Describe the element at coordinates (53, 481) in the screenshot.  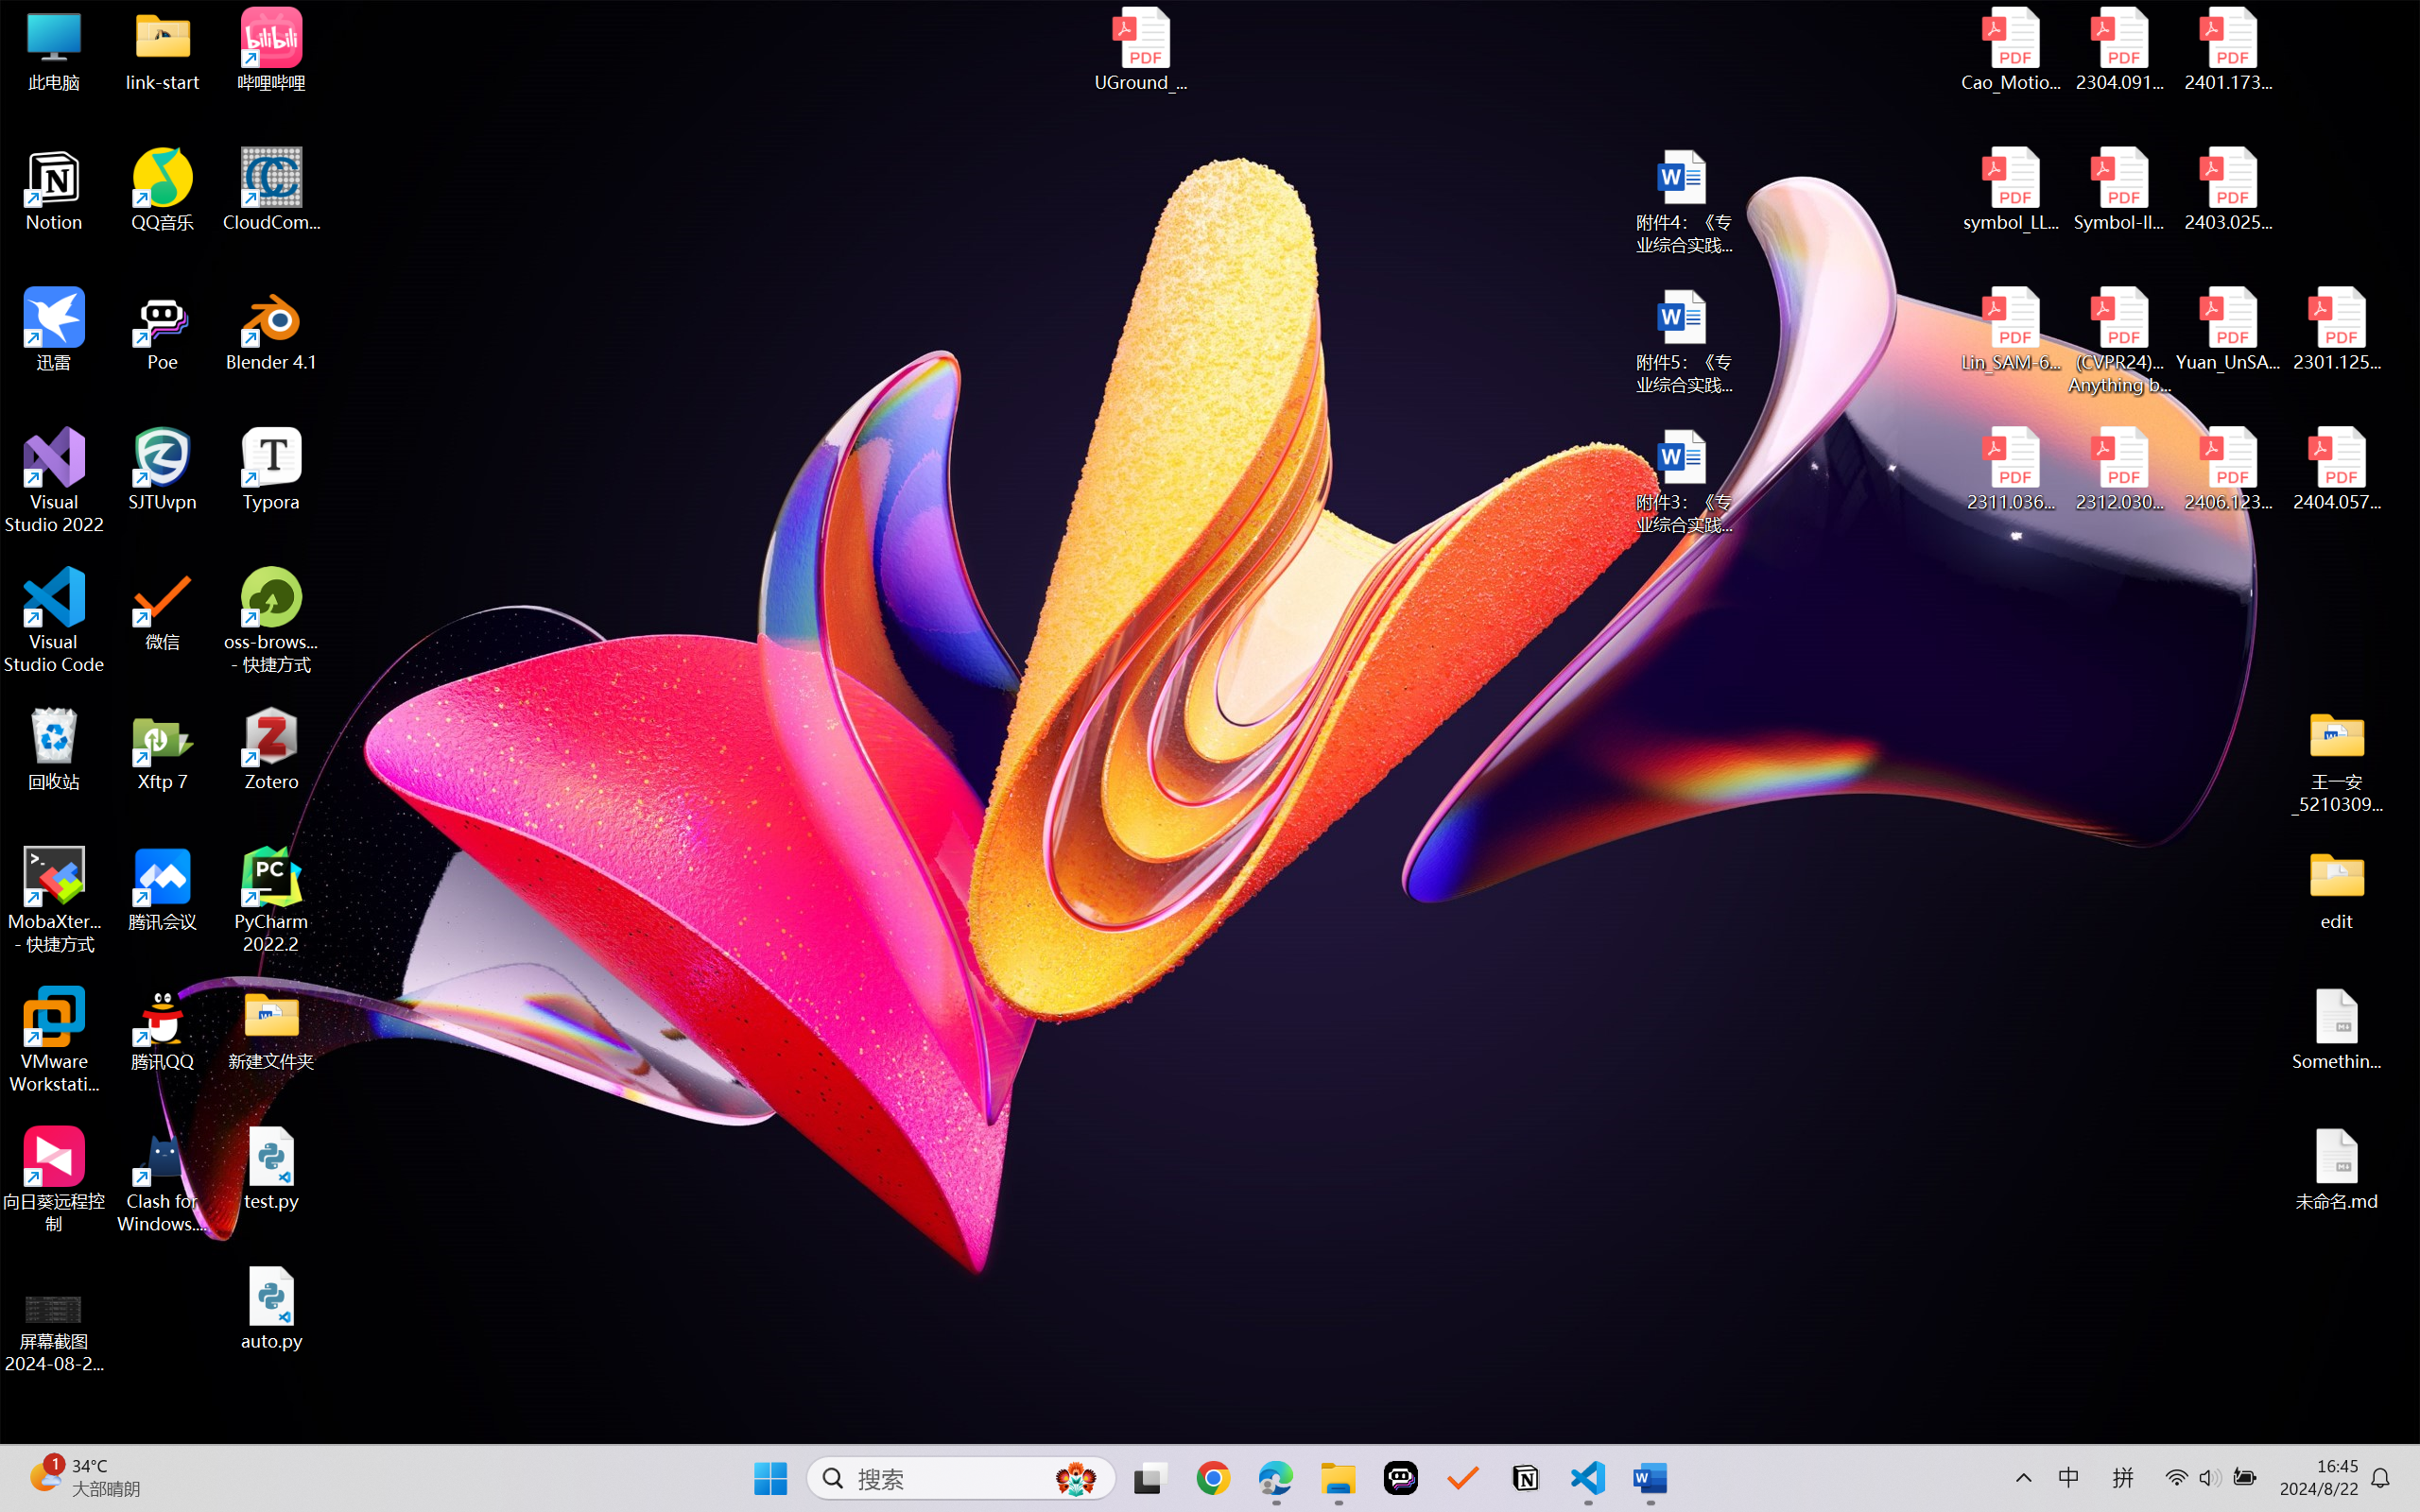
I see `'Visual Studio 2022'` at that location.